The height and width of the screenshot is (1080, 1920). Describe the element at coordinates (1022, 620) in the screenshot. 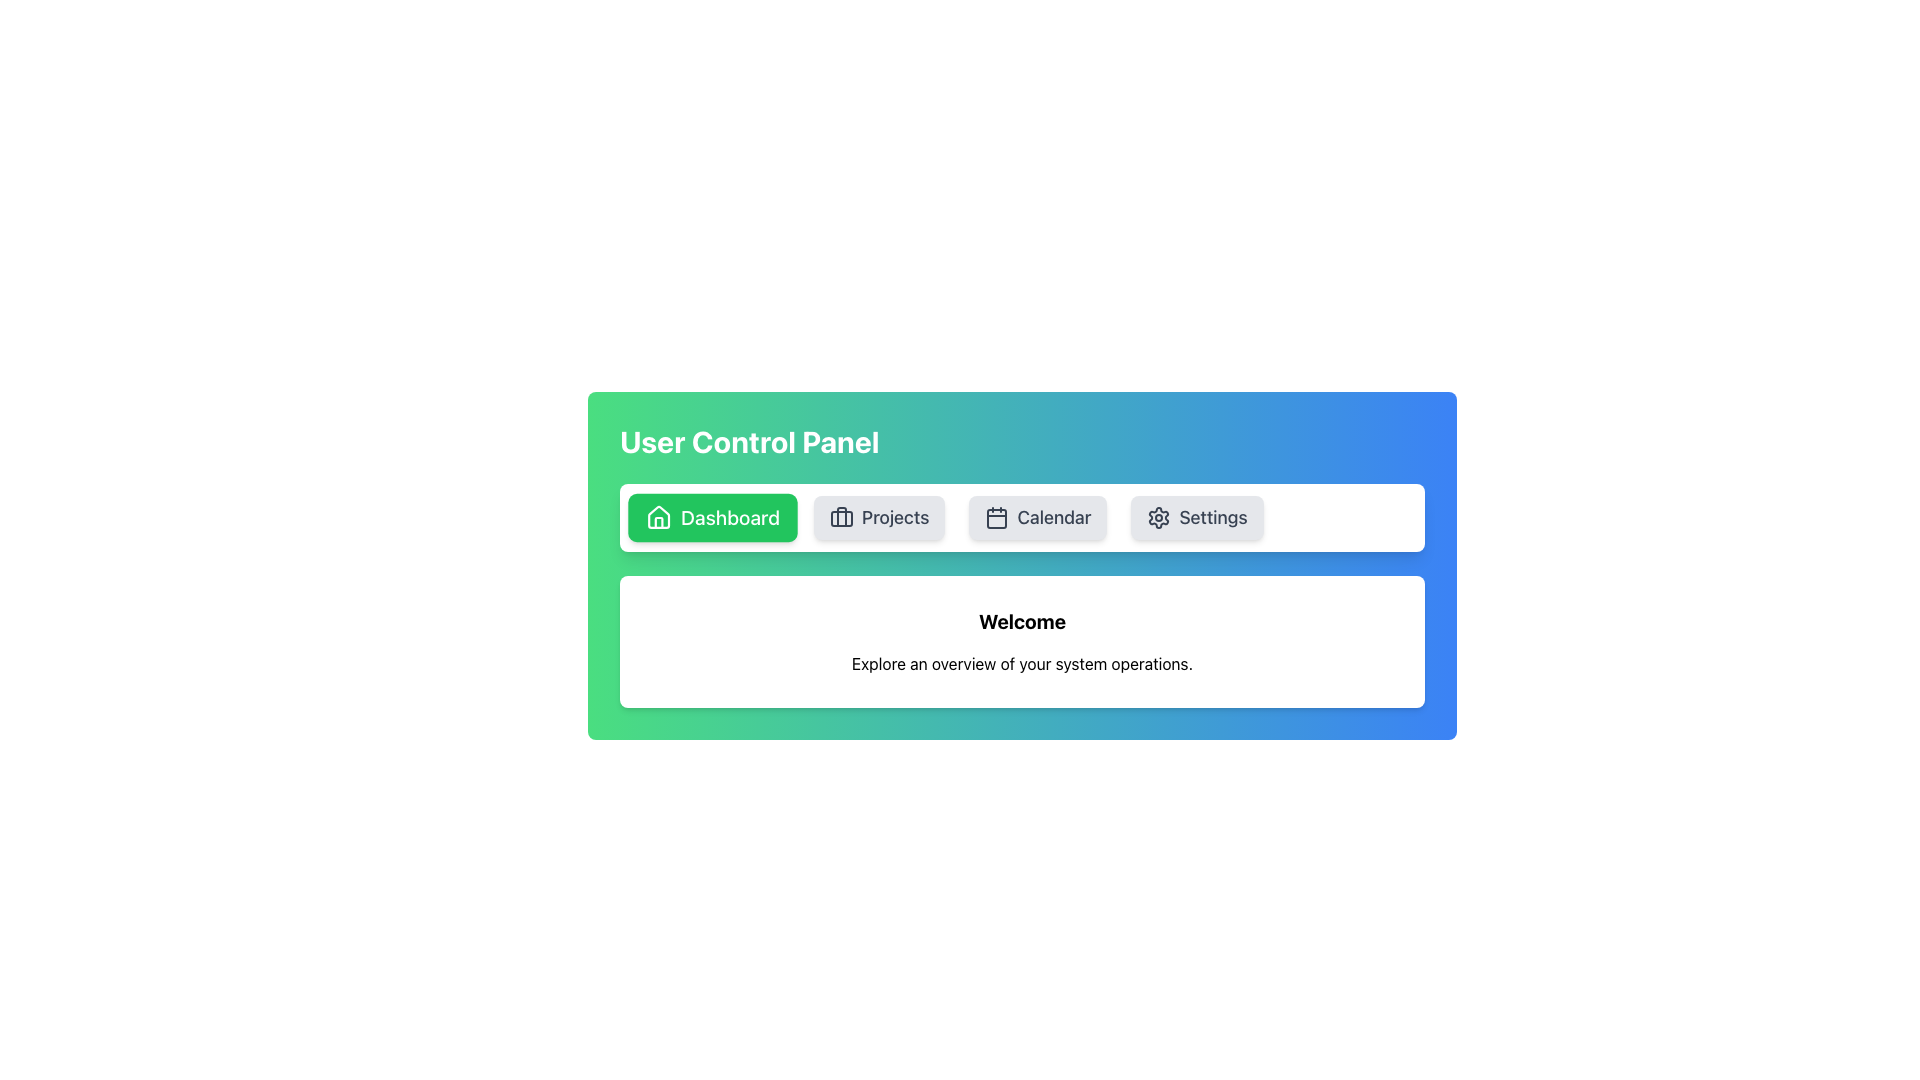

I see `text label displaying 'Welcome' which is bold, large, and positioned at the top of the panel just below the navigation bar` at that location.